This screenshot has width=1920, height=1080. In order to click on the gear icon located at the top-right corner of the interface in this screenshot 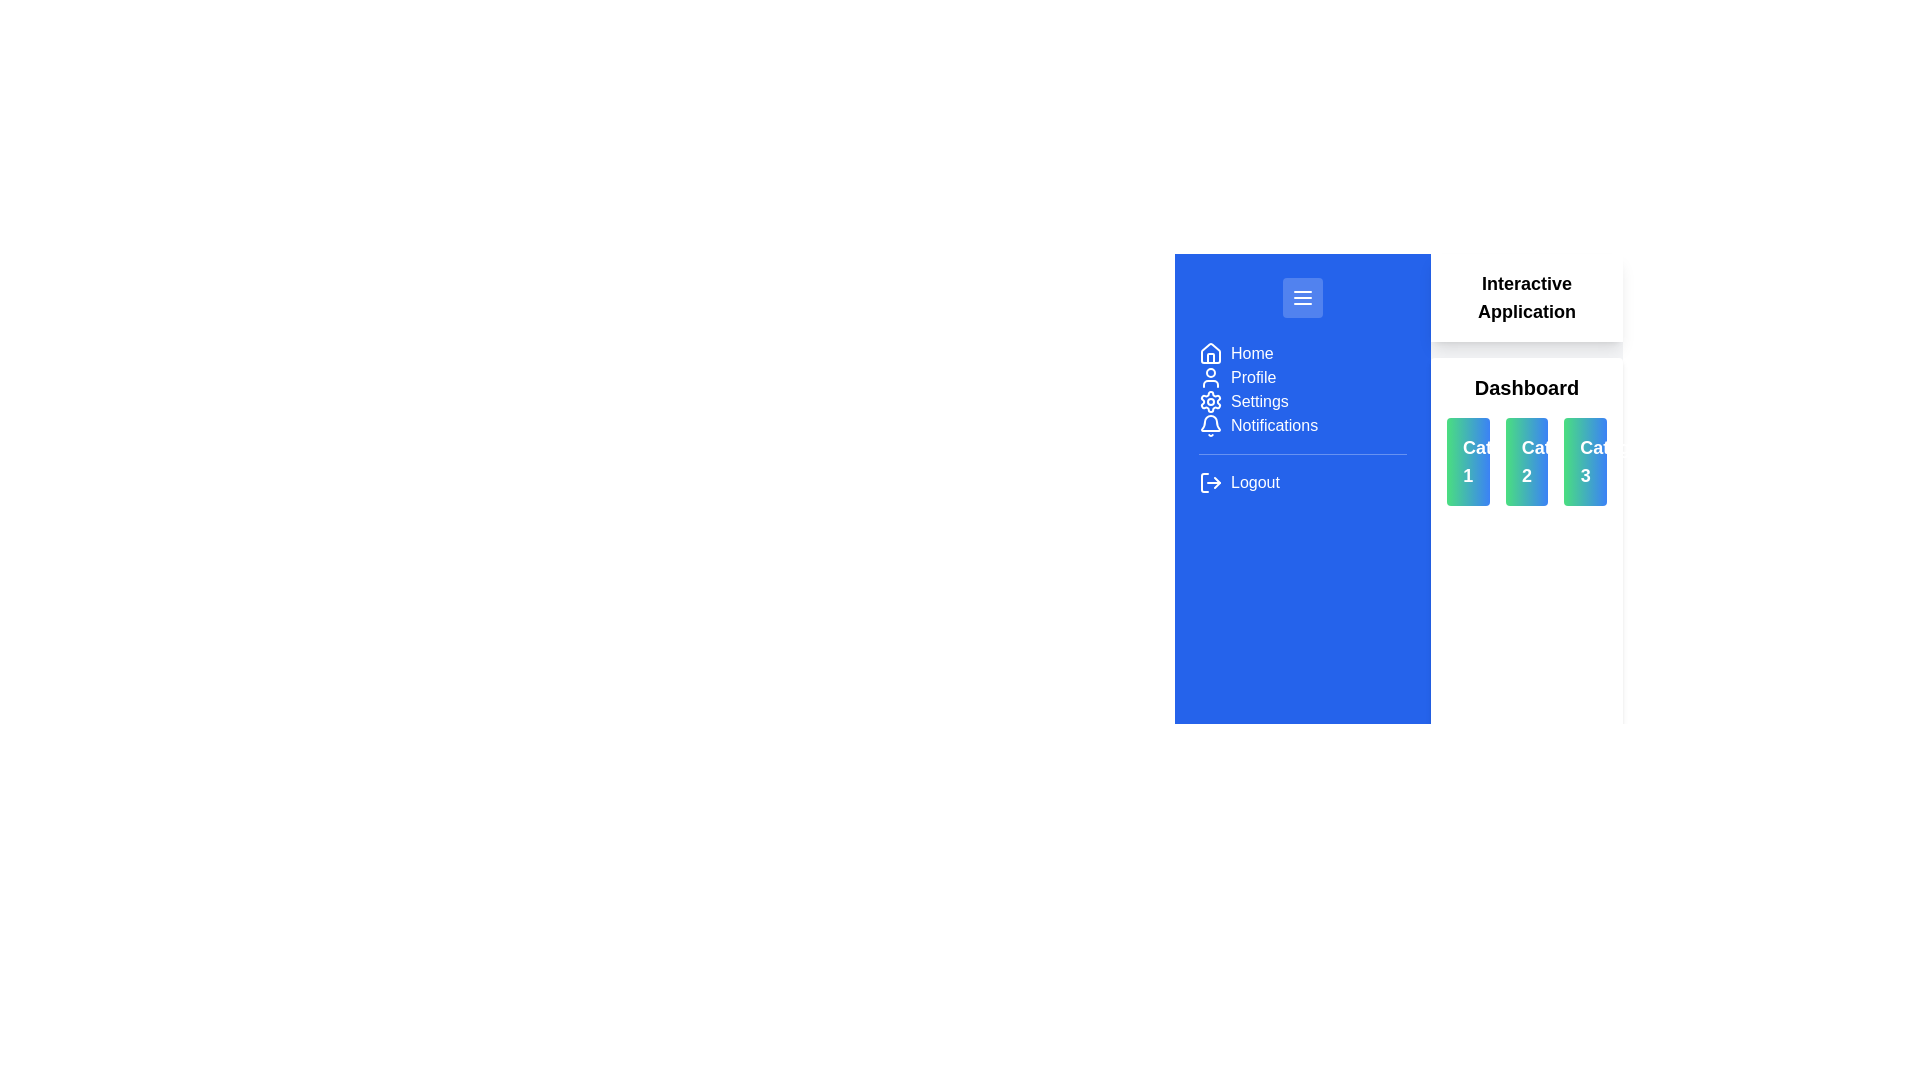, I will do `click(1209, 401)`.